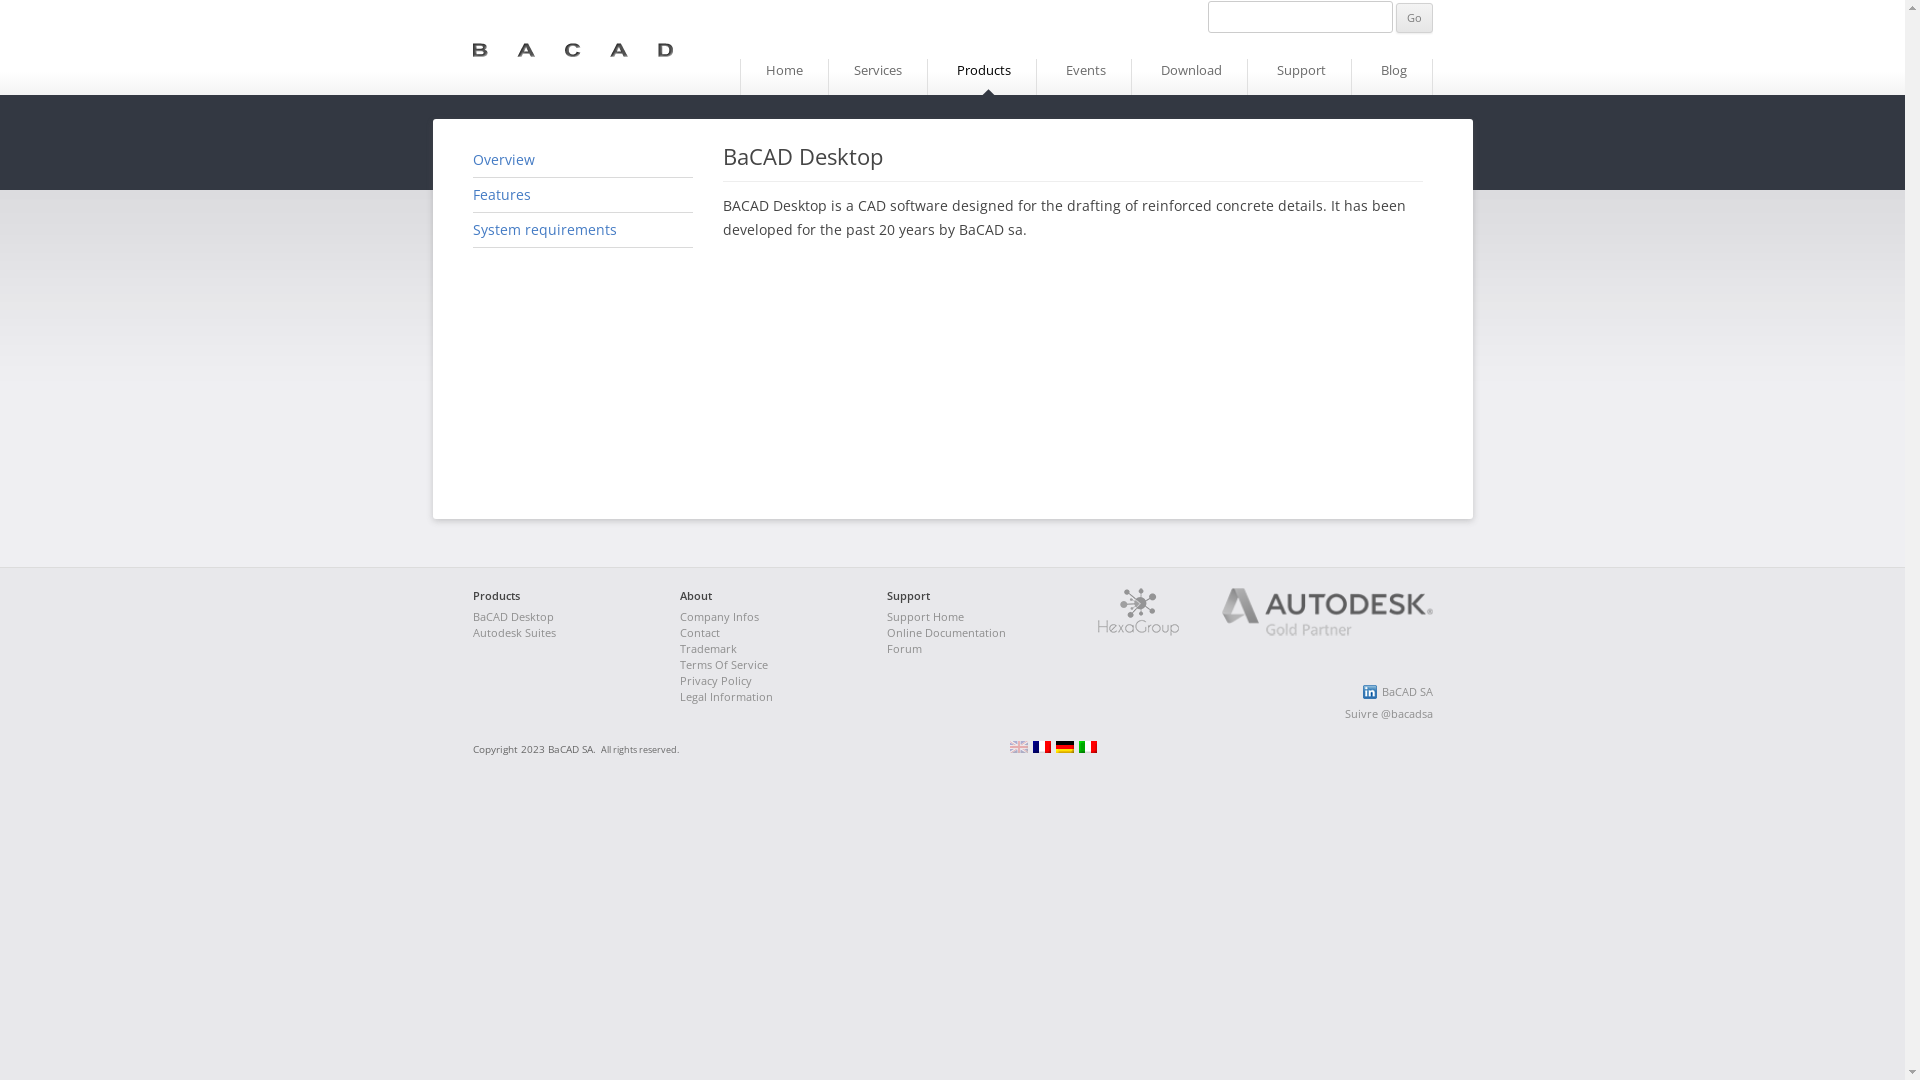  What do you see at coordinates (708, 648) in the screenshot?
I see `'Trademark'` at bounding box center [708, 648].